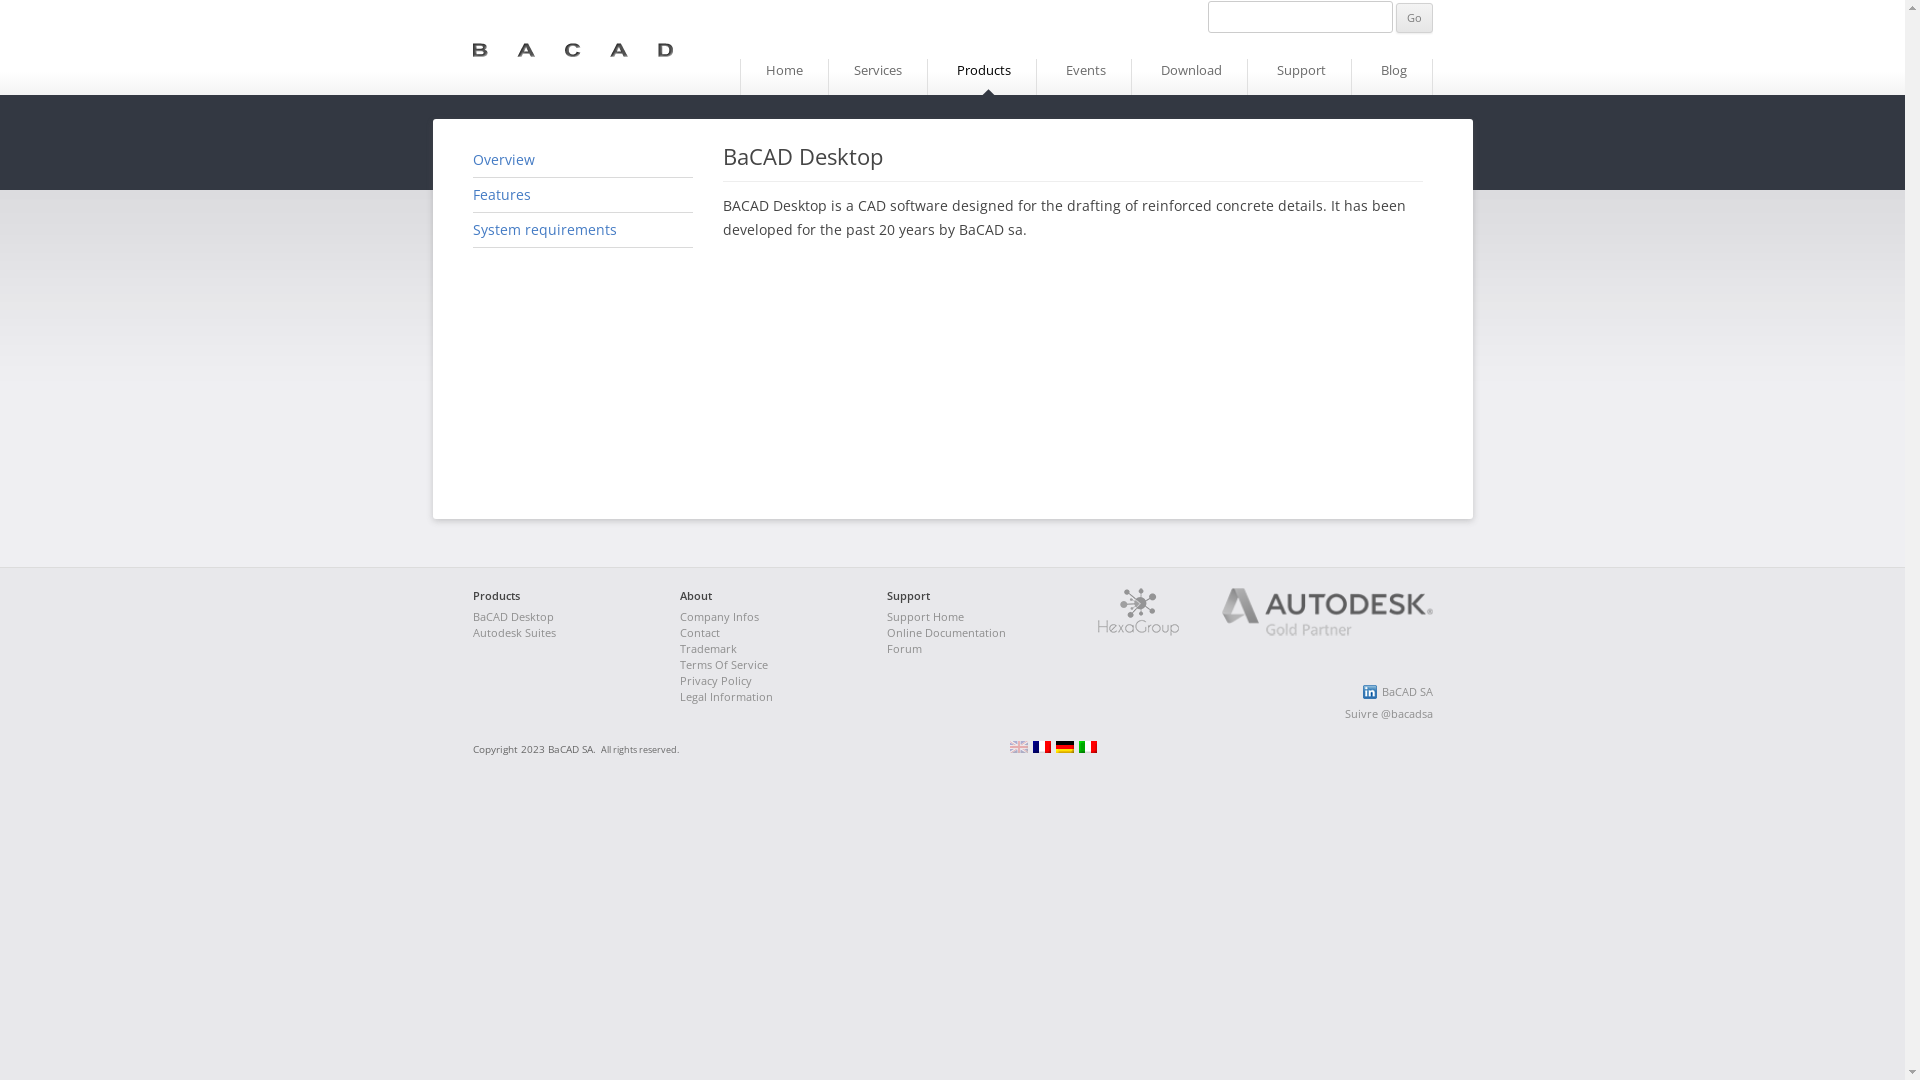  What do you see at coordinates (708, 648) in the screenshot?
I see `'Trademark'` at bounding box center [708, 648].